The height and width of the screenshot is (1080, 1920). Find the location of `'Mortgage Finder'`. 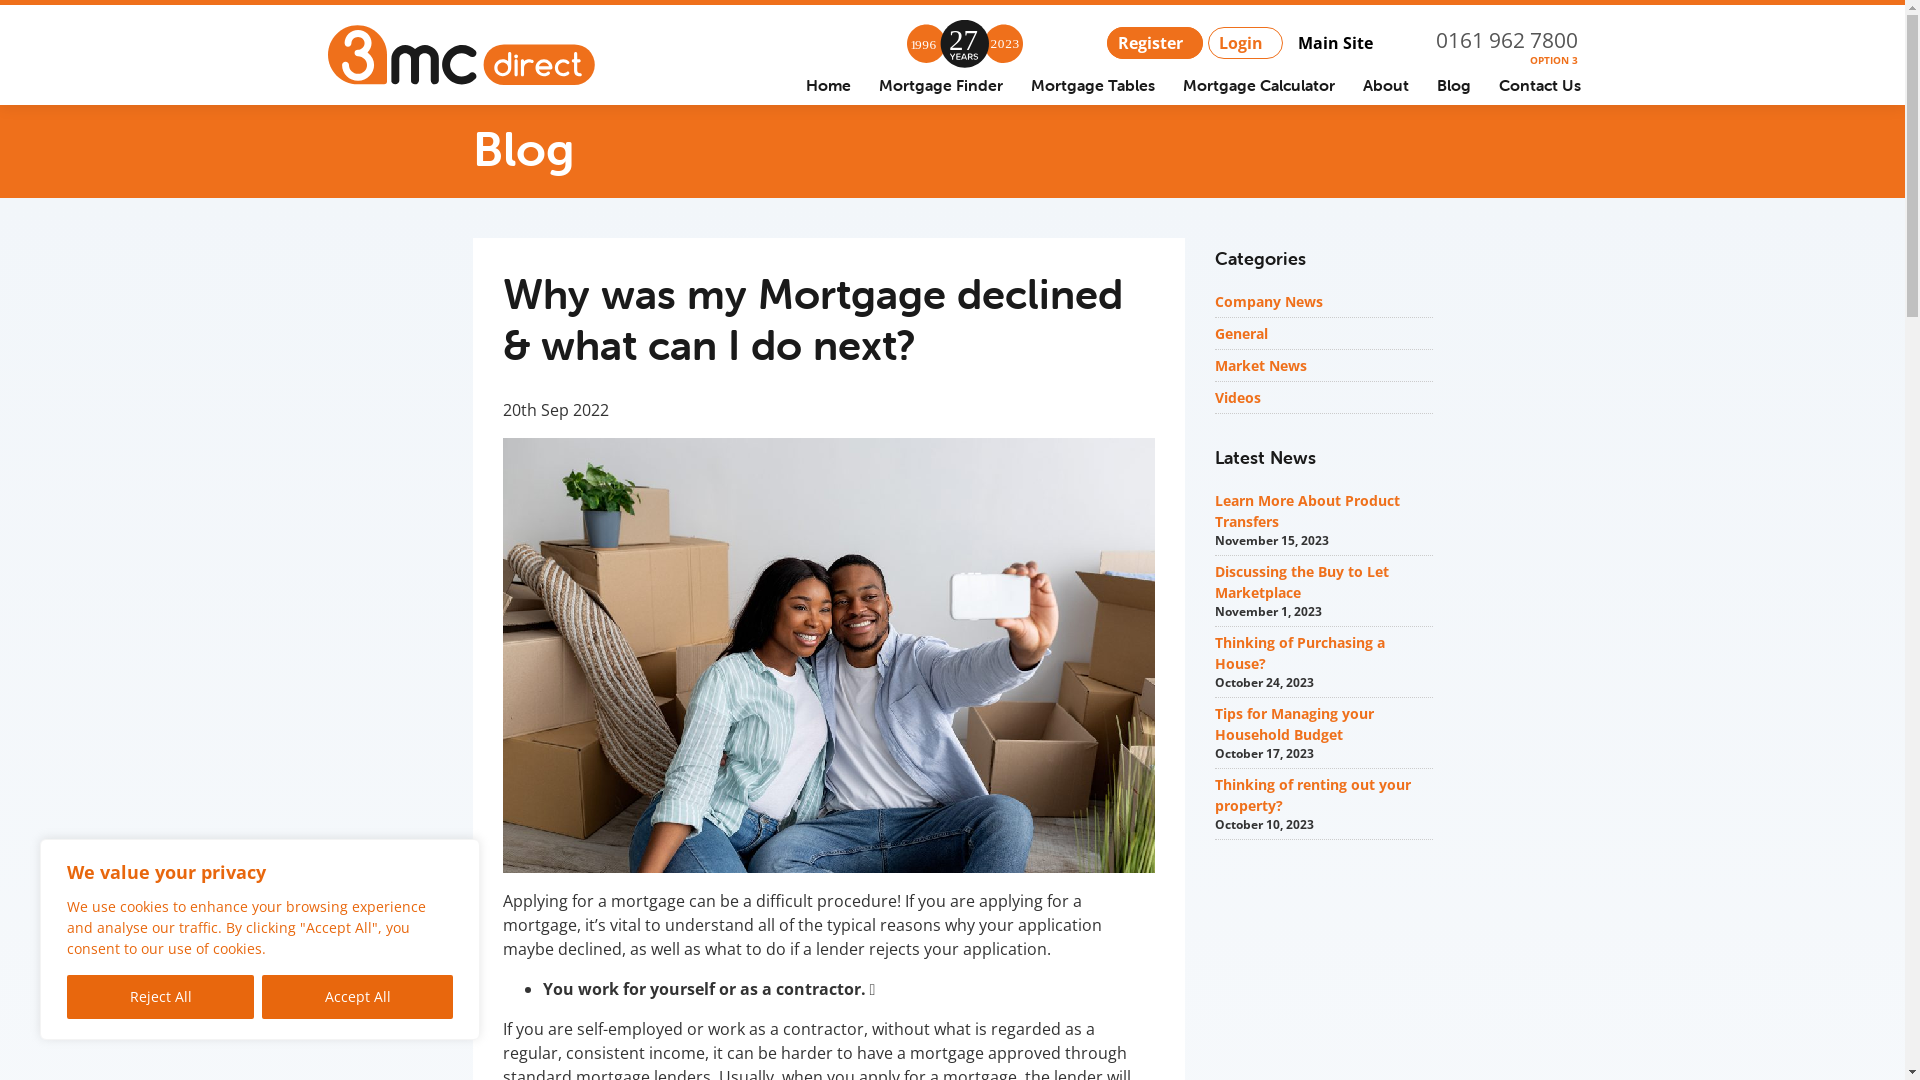

'Mortgage Finder' is located at coordinates (865, 83).